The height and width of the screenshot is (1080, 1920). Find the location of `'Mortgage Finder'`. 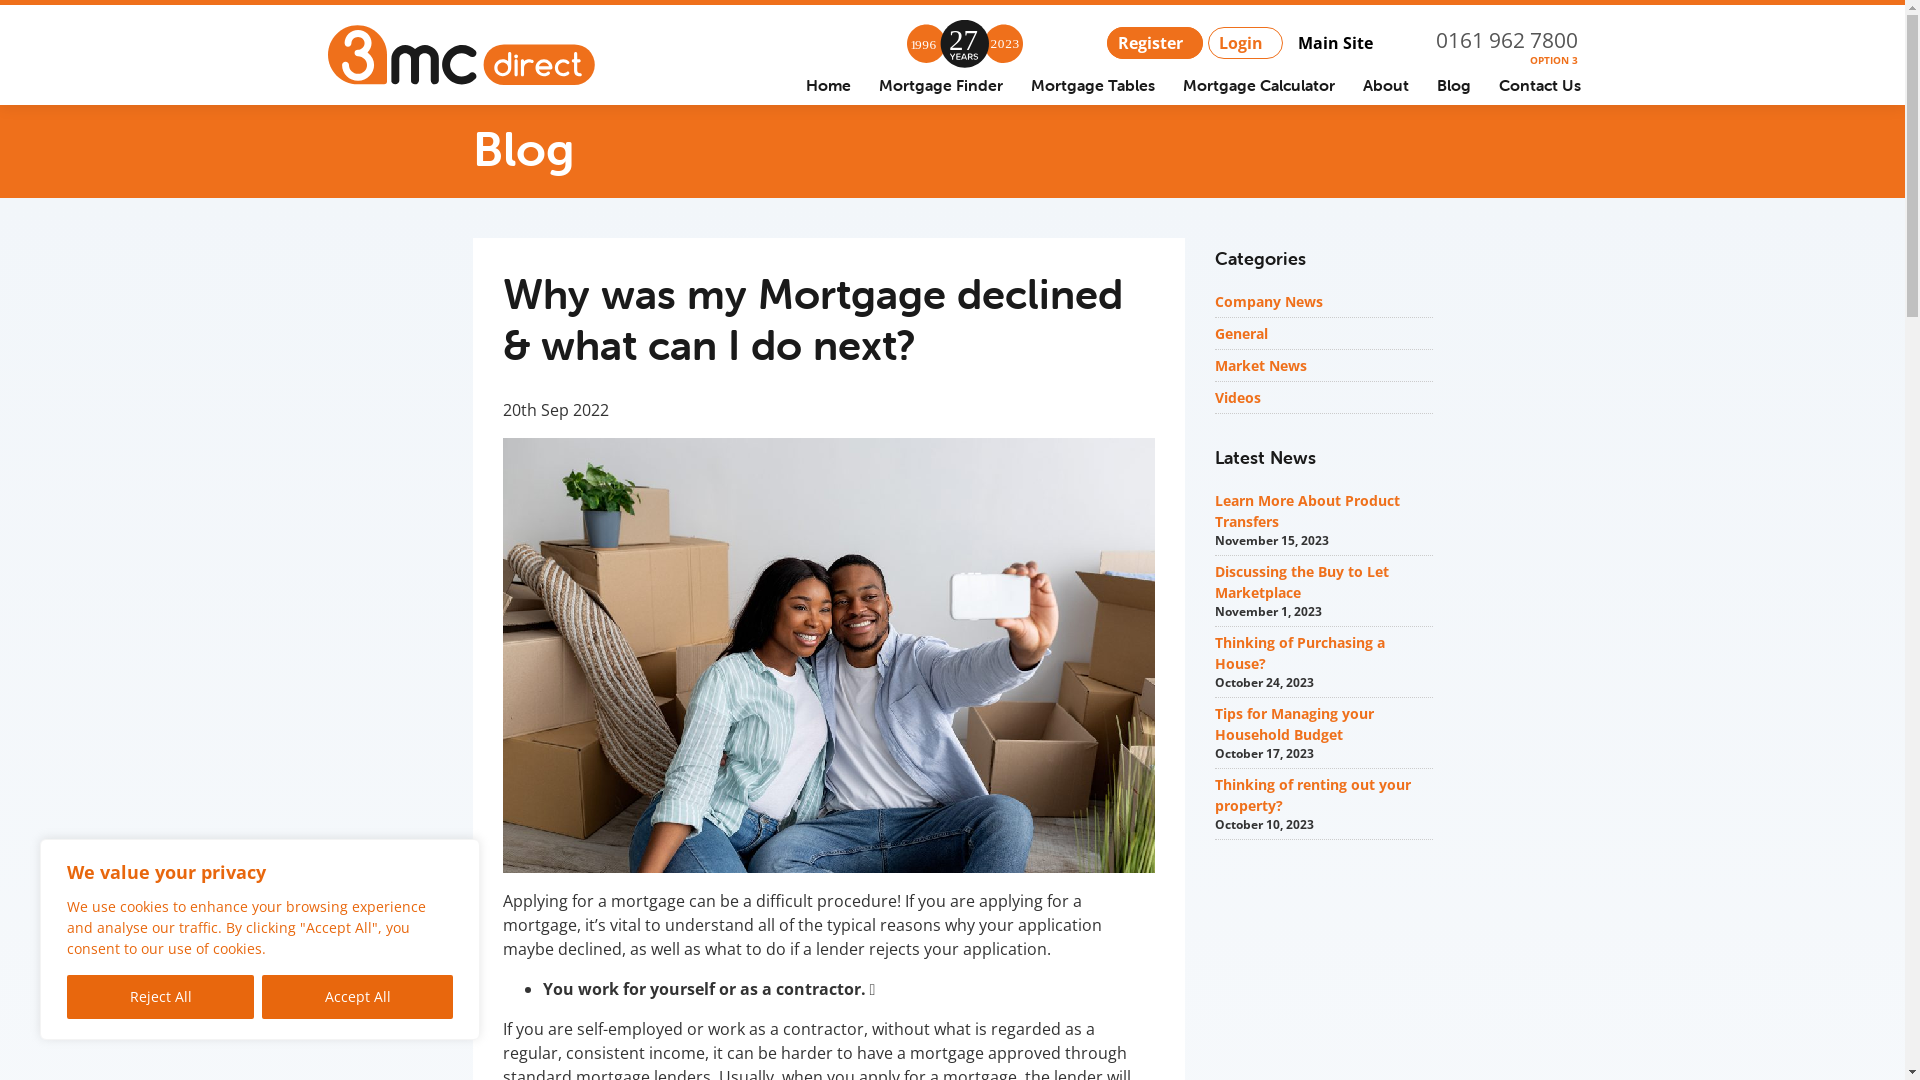

'Mortgage Finder' is located at coordinates (865, 83).